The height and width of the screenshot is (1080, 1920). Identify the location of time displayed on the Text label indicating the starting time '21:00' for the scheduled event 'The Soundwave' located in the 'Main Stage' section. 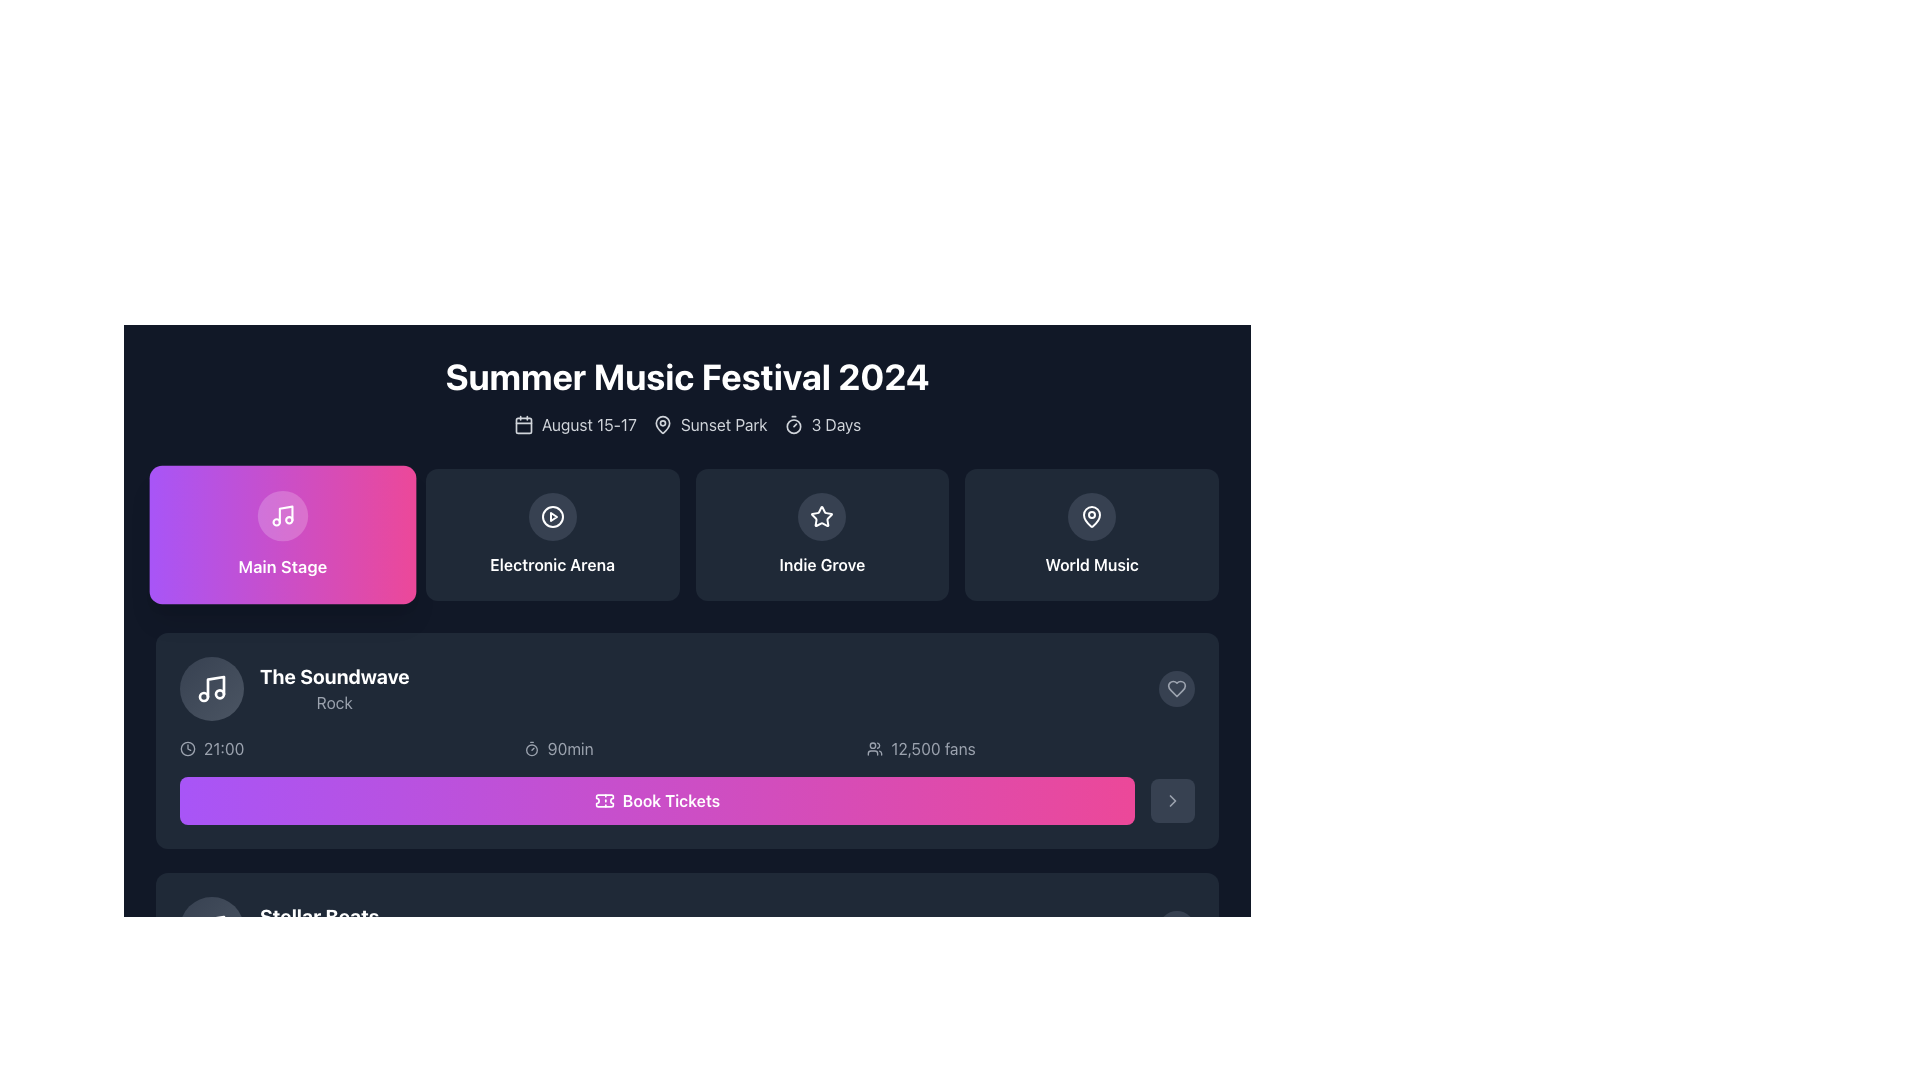
(224, 748).